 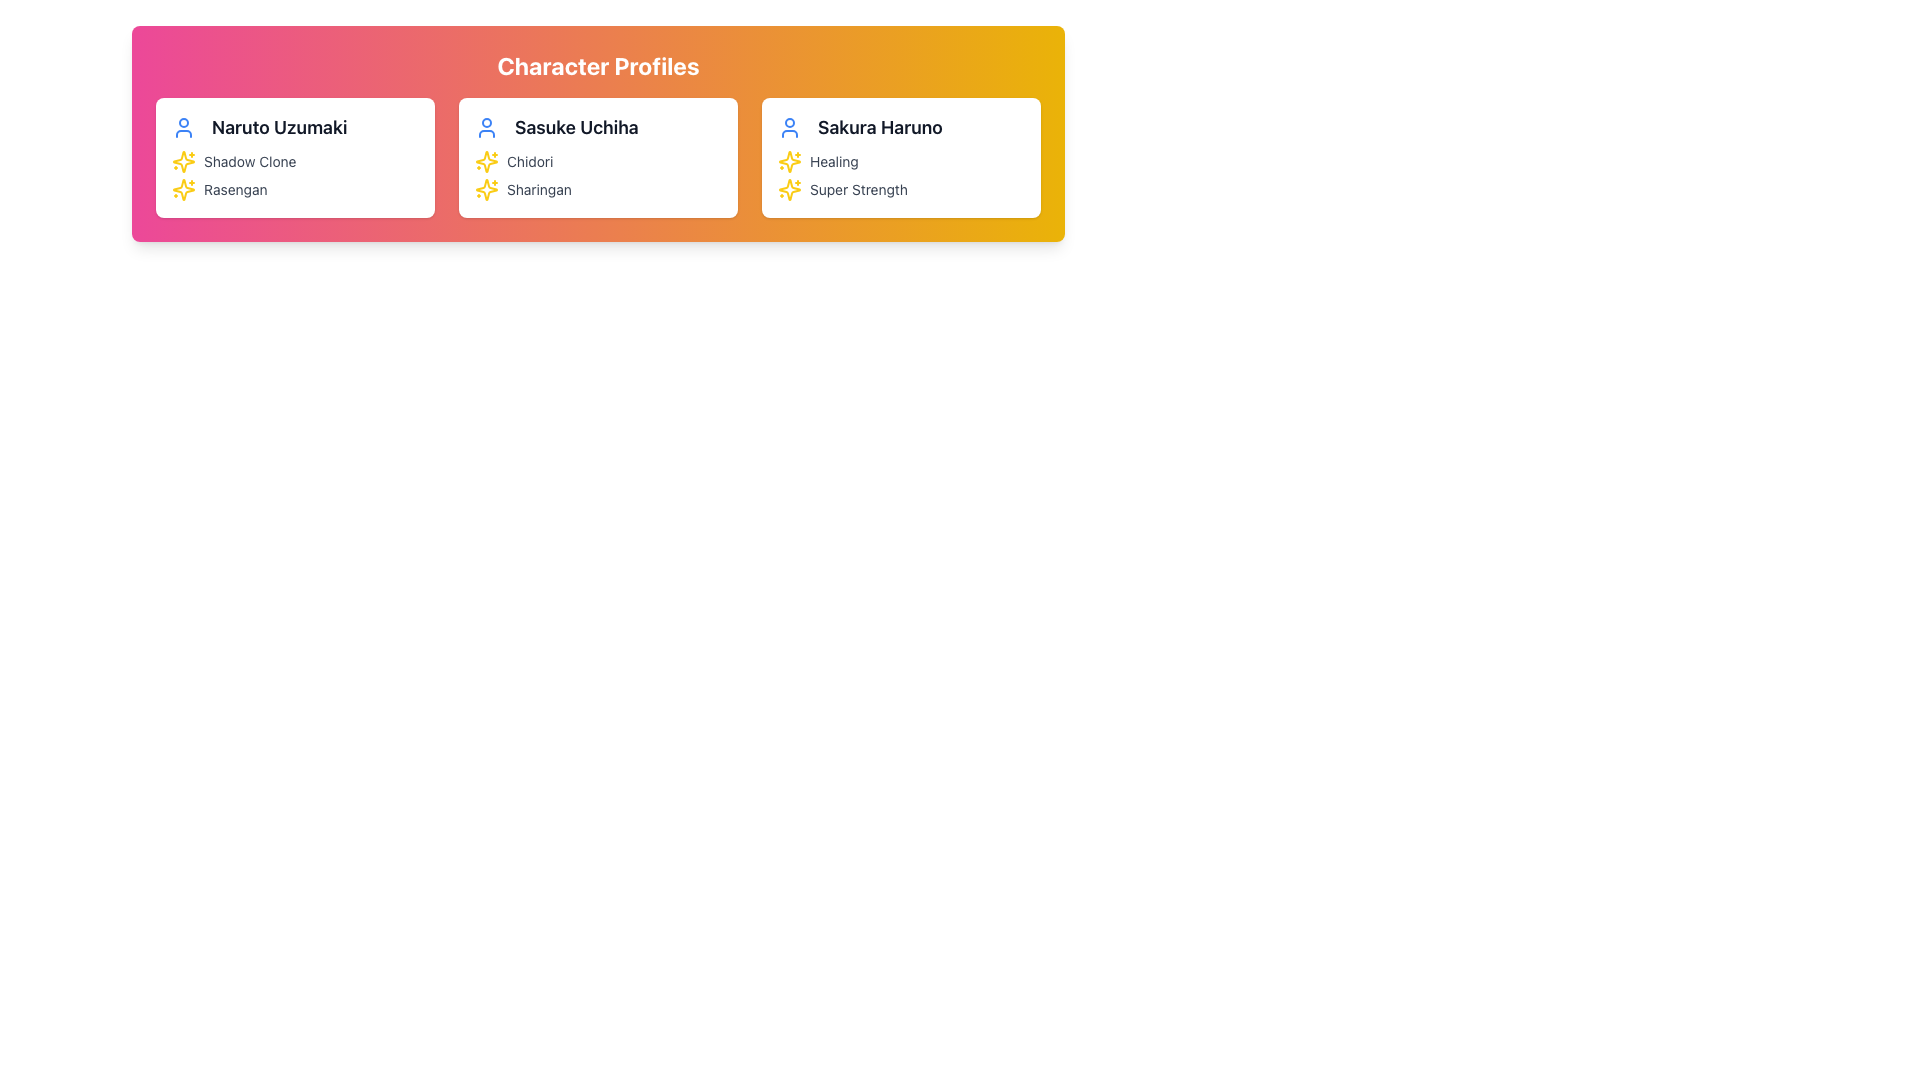 I want to click on the yellow star-like icon located below the title in the 'Sasuke Uchiha' card, so click(x=789, y=161).